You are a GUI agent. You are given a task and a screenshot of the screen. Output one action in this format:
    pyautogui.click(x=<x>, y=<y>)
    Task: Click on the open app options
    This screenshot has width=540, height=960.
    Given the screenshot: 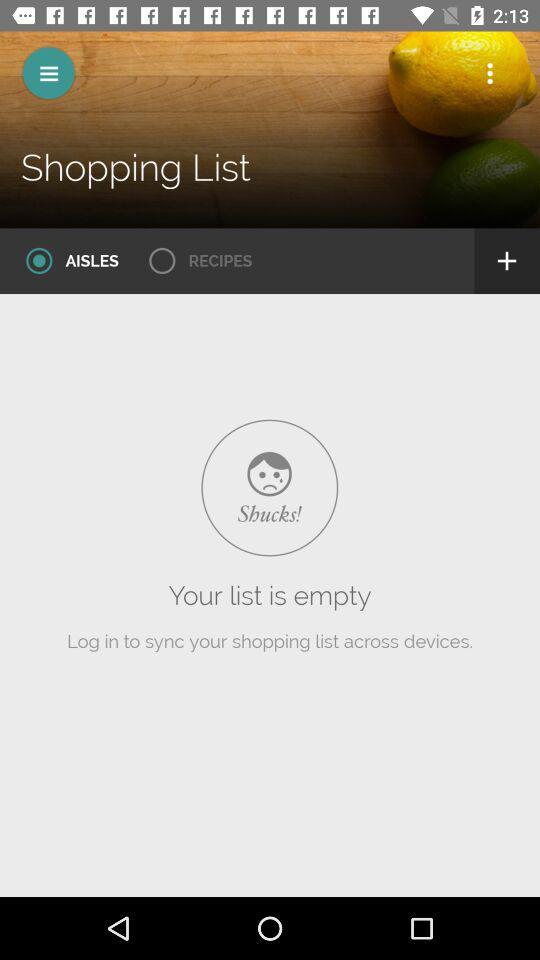 What is the action you would take?
    pyautogui.click(x=489, y=73)
    